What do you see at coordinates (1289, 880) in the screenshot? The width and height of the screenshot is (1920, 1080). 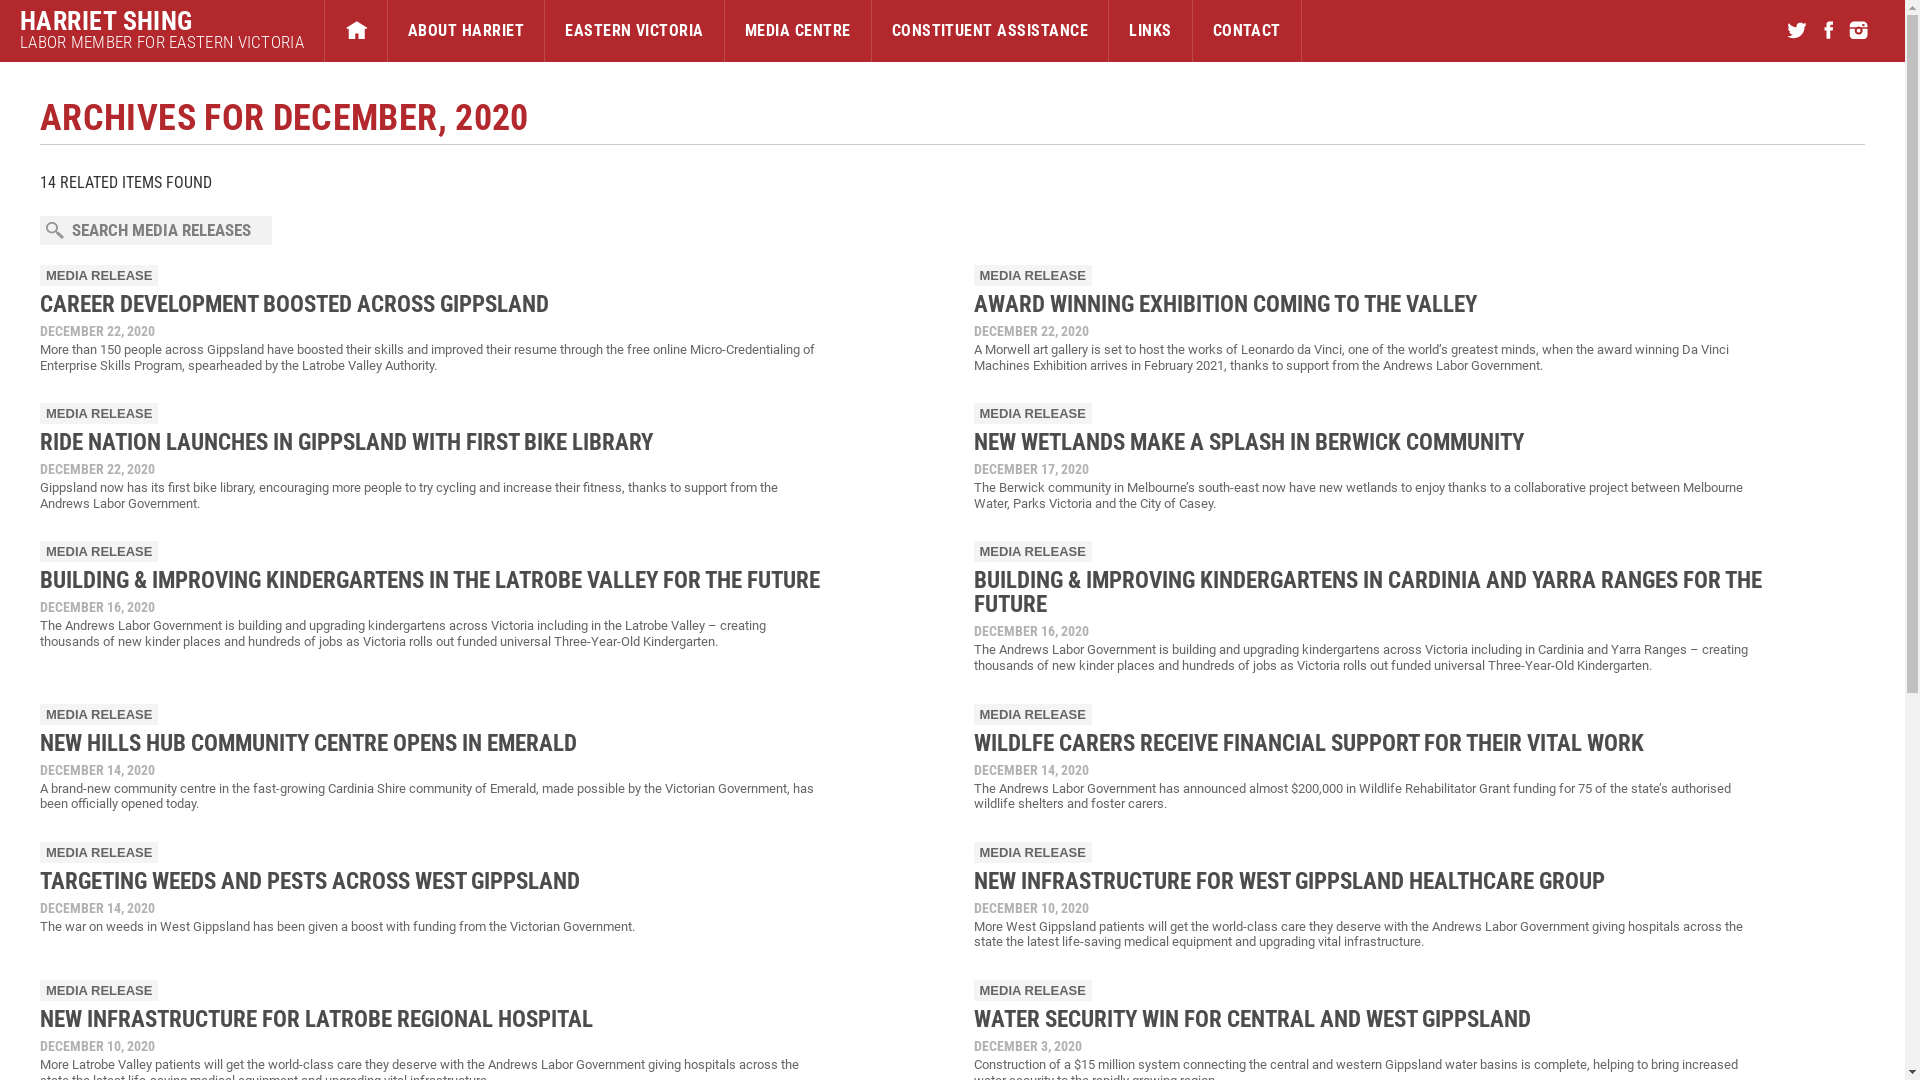 I see `'NEW INFRASTRUCTURE FOR WEST GIPPSLAND HEALTHCARE GROUP'` at bounding box center [1289, 880].